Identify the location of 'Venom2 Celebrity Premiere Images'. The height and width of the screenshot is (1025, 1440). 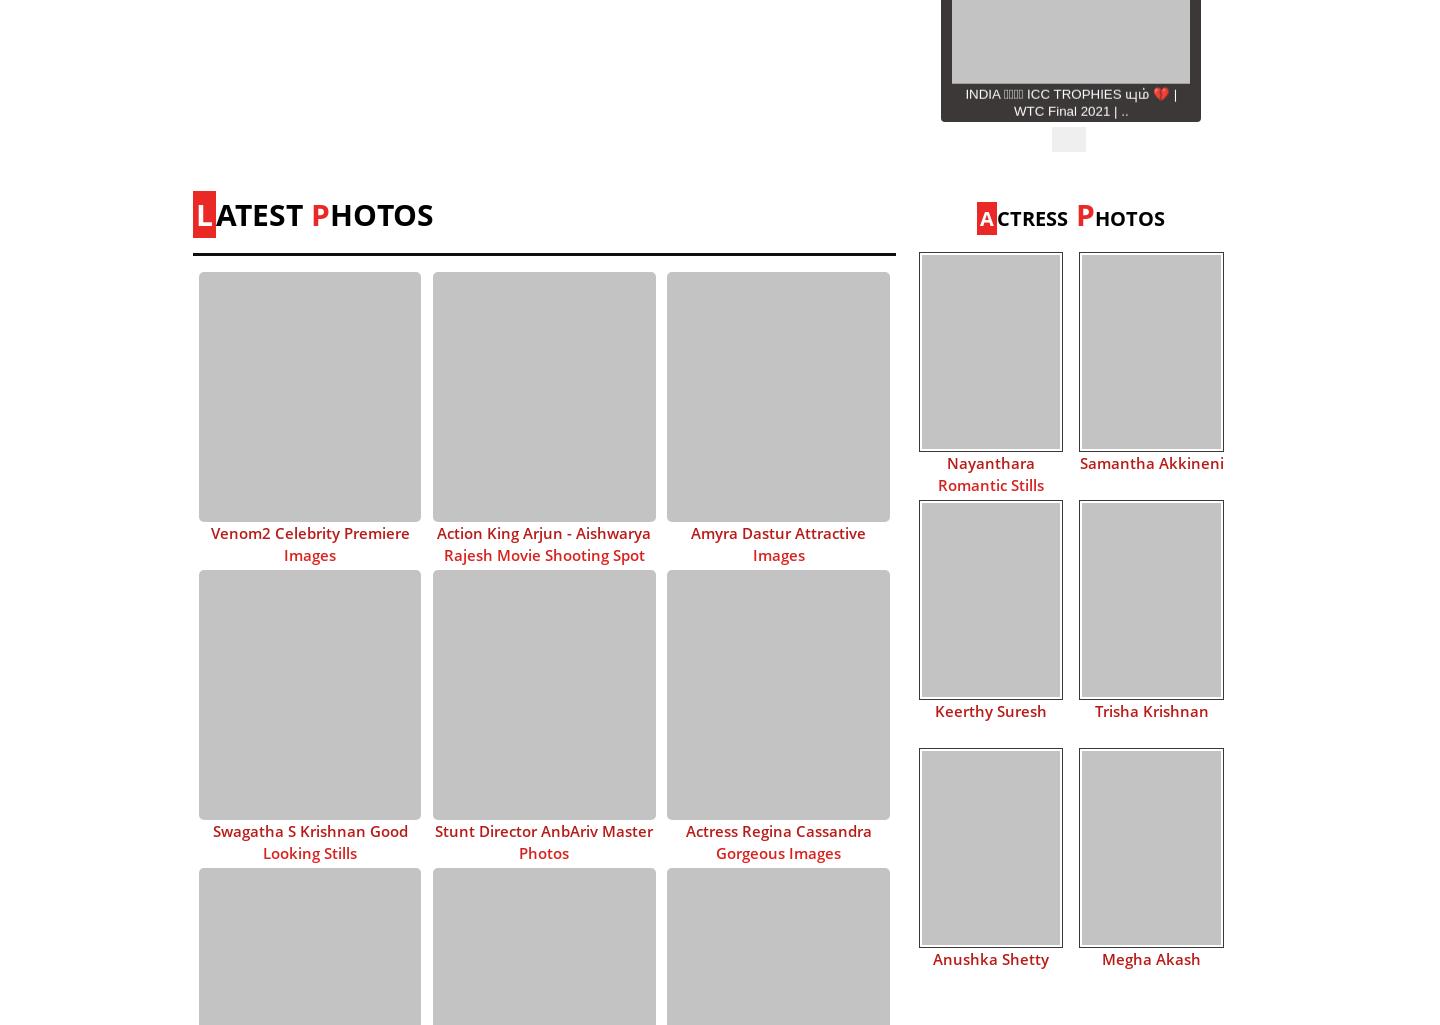
(209, 542).